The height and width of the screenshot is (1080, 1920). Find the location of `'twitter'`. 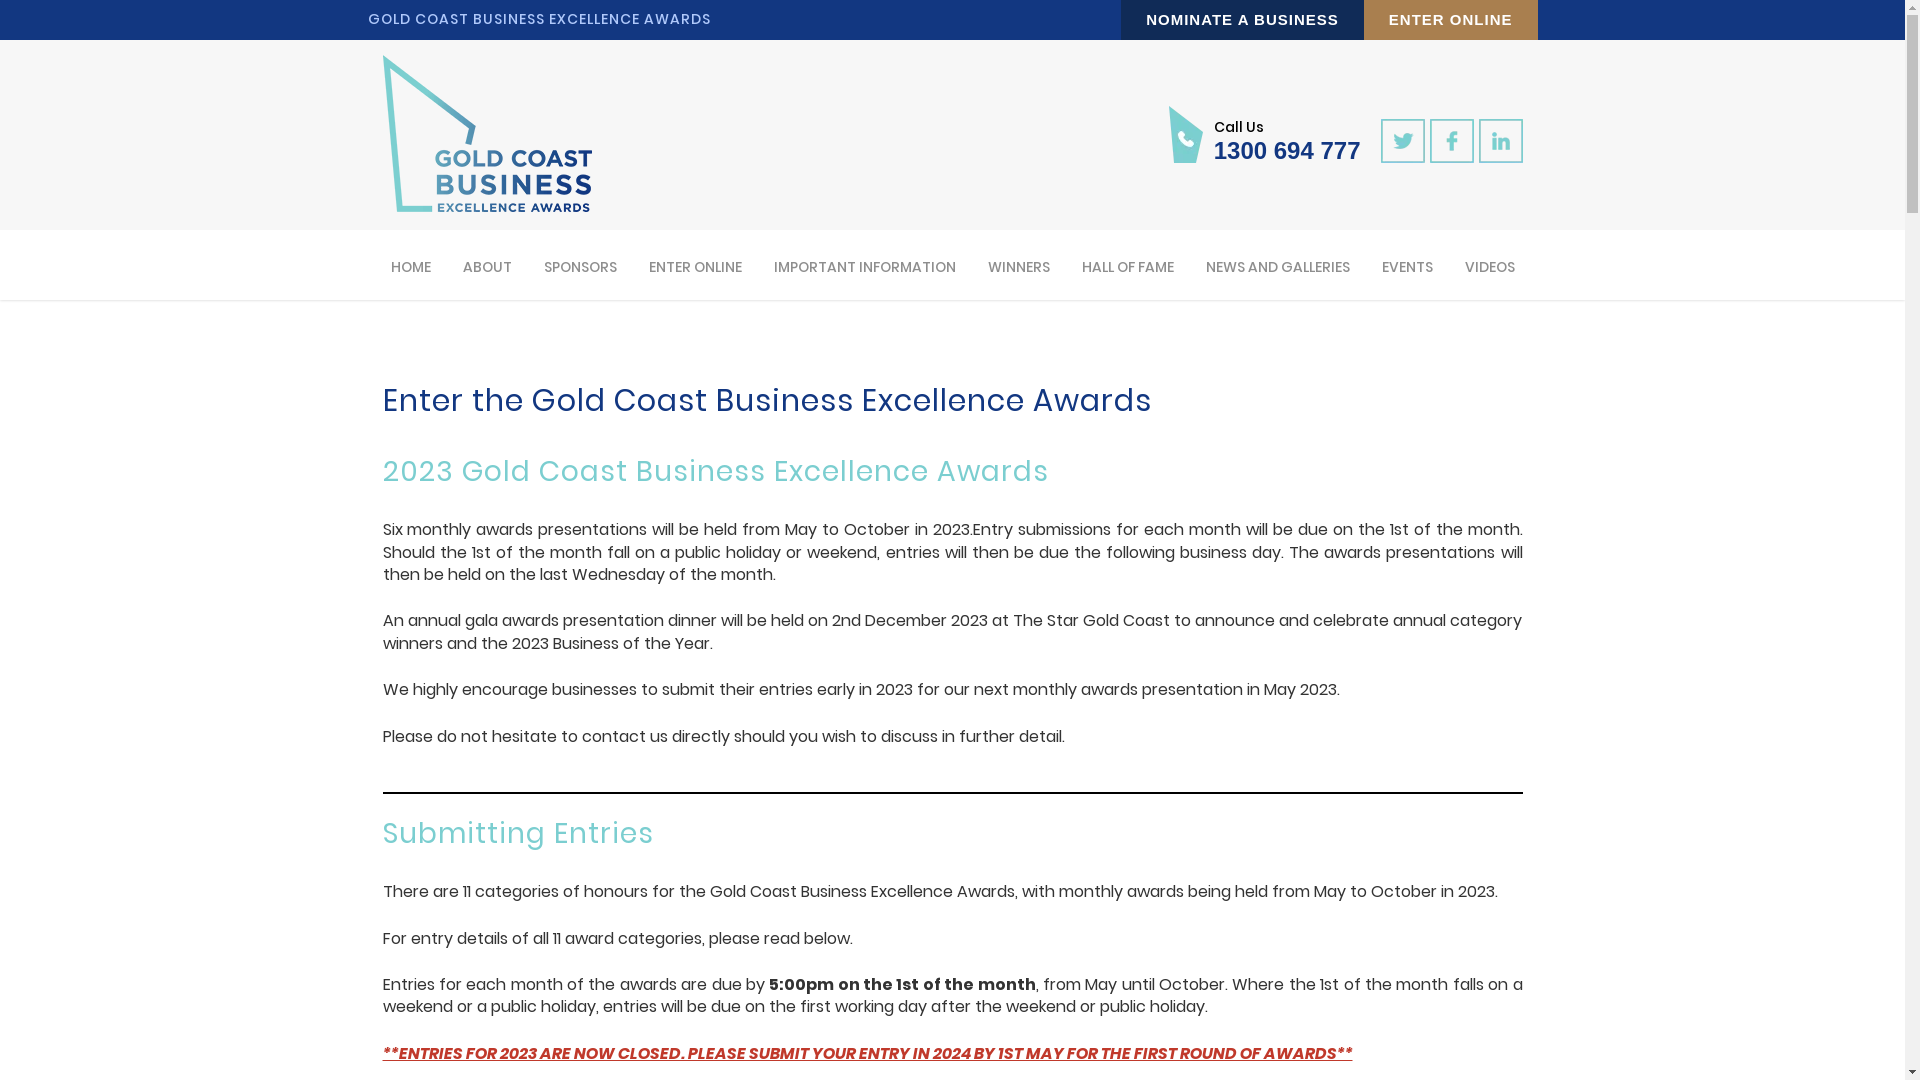

'twitter' is located at coordinates (1400, 140).